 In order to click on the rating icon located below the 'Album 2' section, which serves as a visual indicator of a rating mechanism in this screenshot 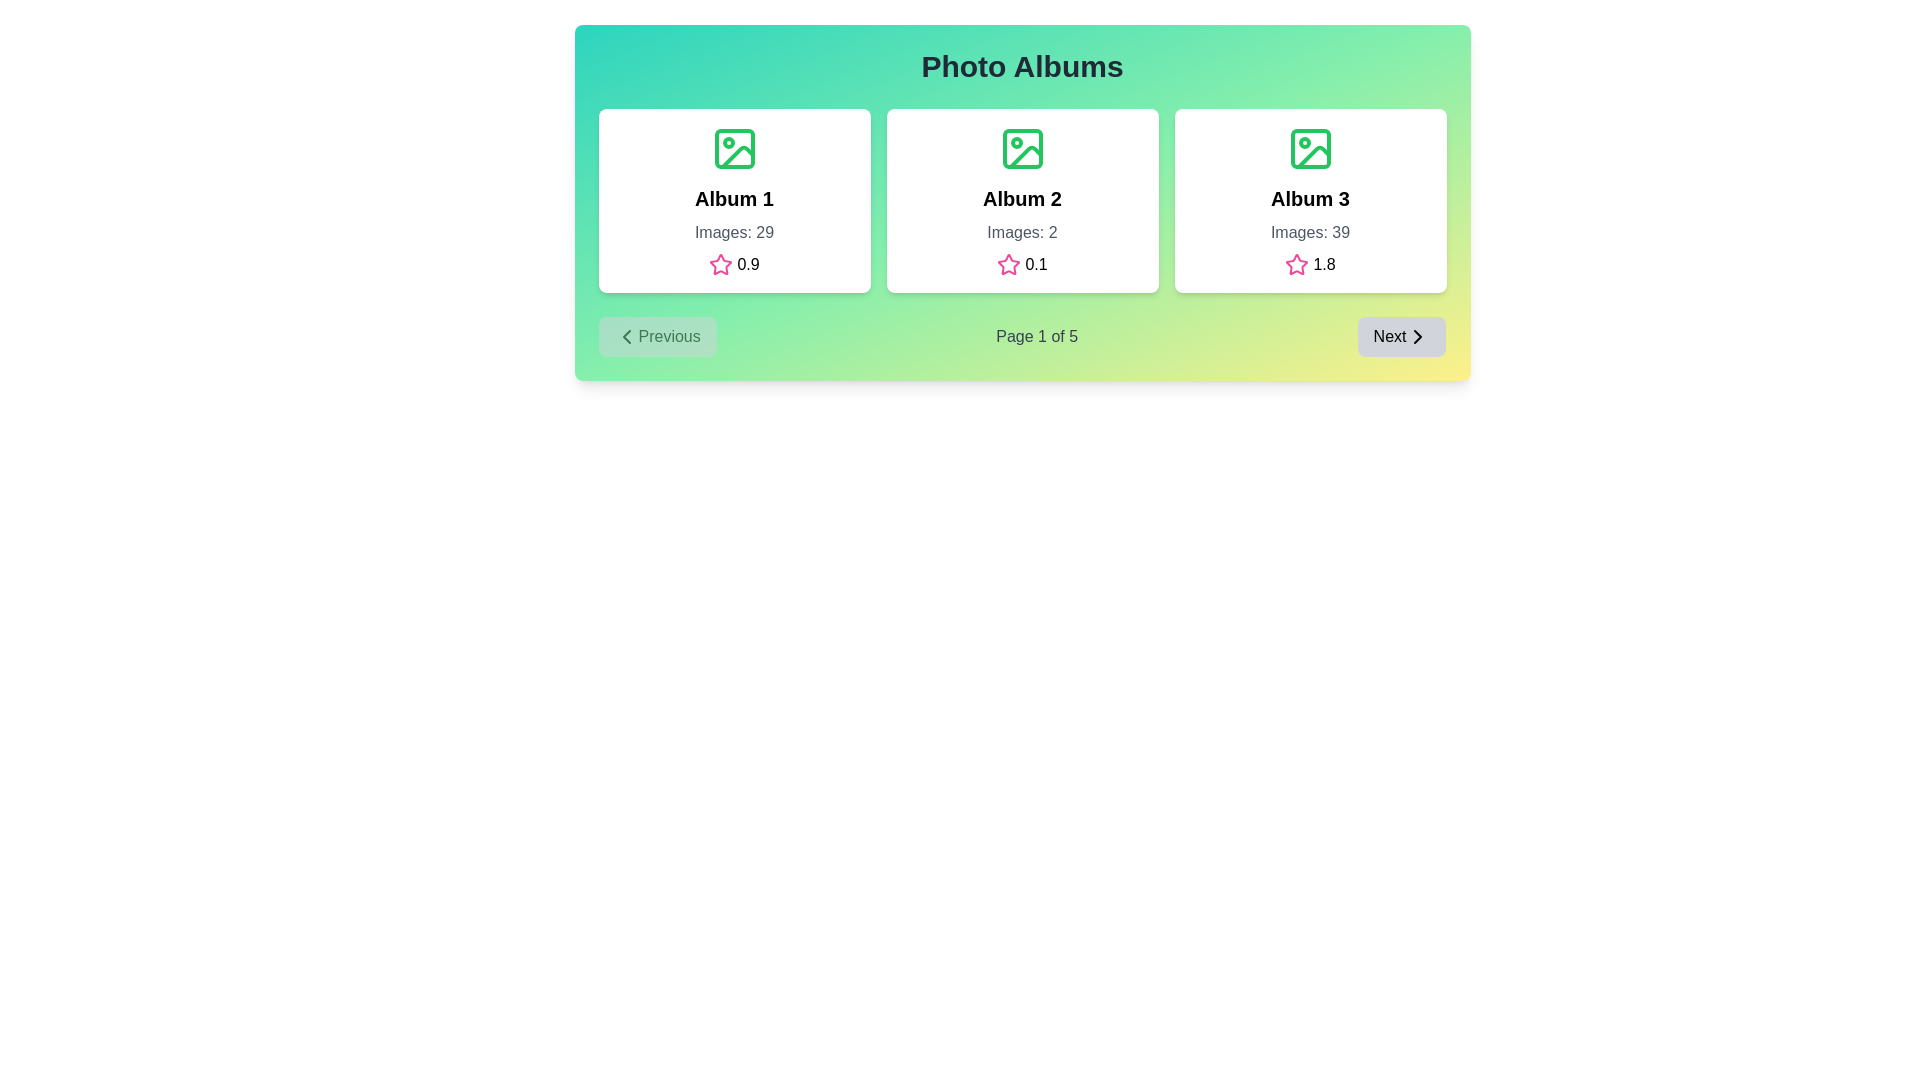, I will do `click(1009, 263)`.